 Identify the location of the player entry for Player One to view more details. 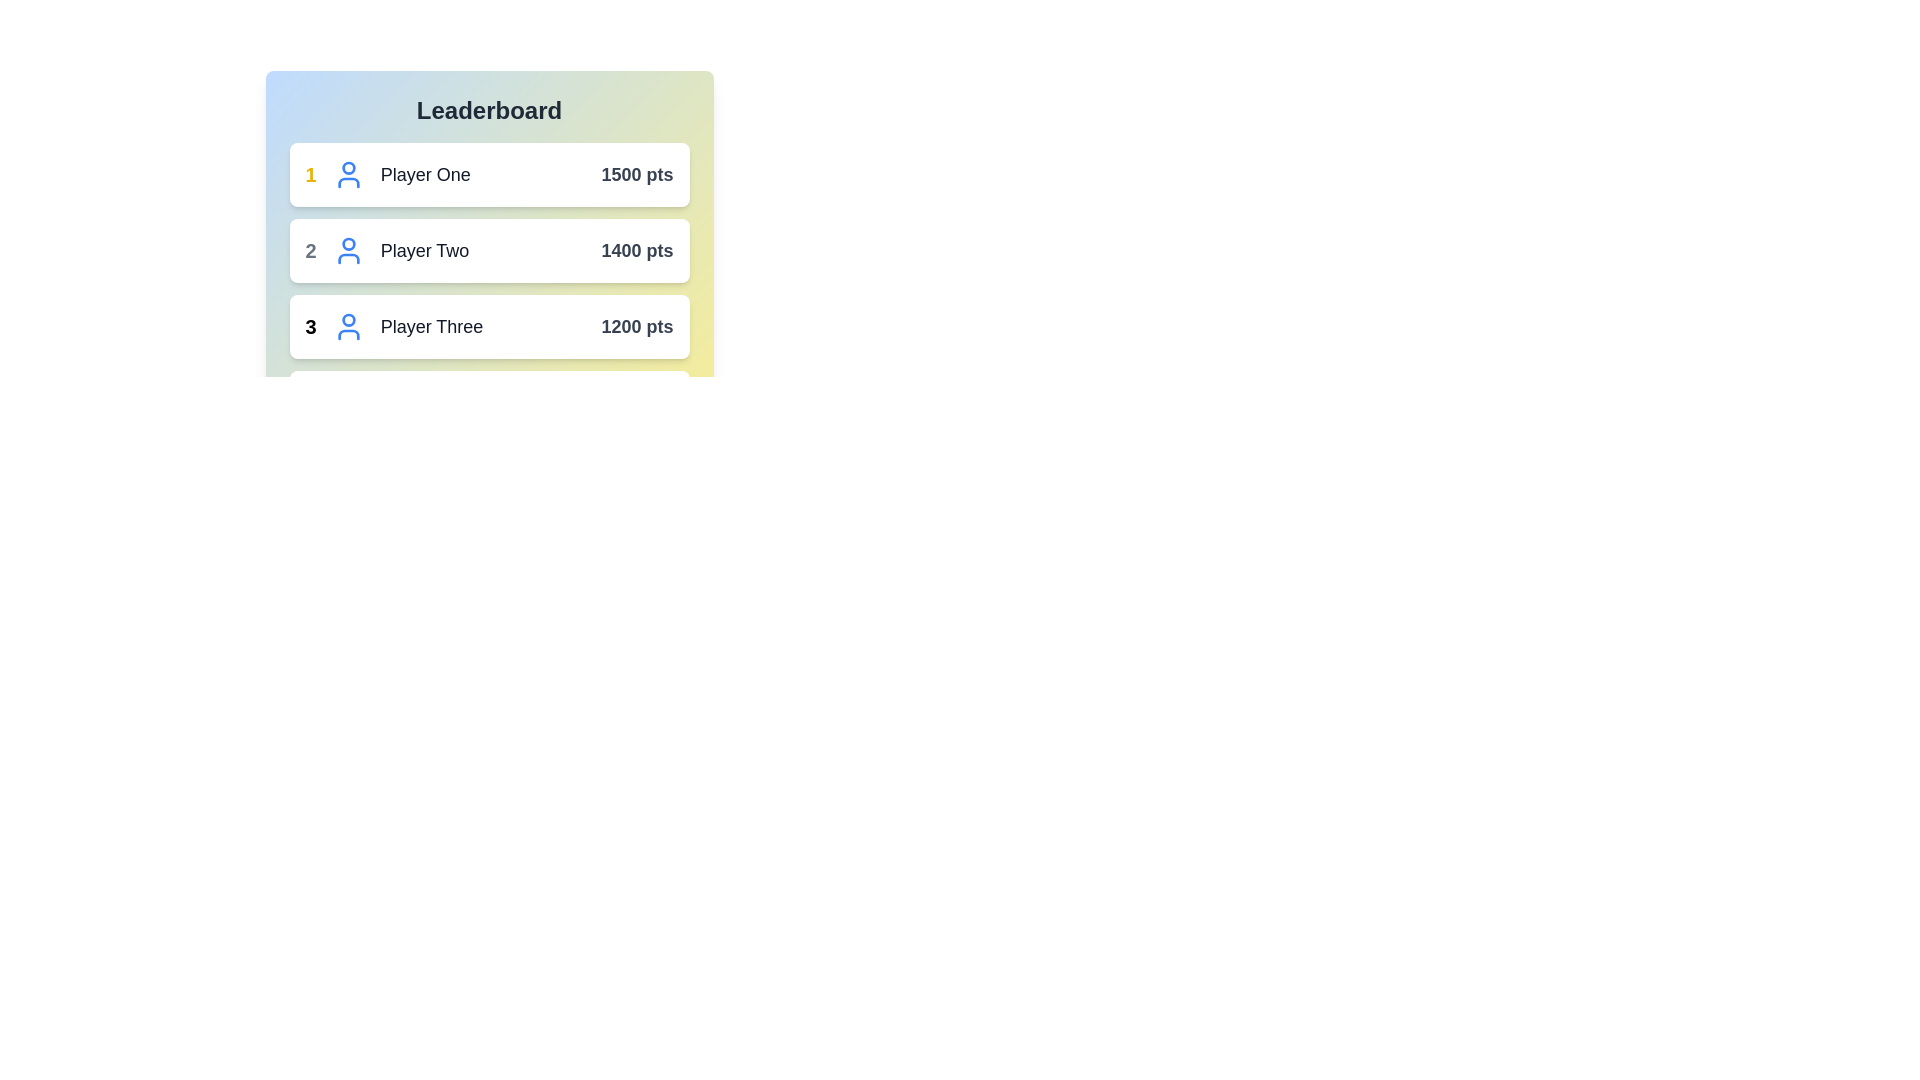
(489, 173).